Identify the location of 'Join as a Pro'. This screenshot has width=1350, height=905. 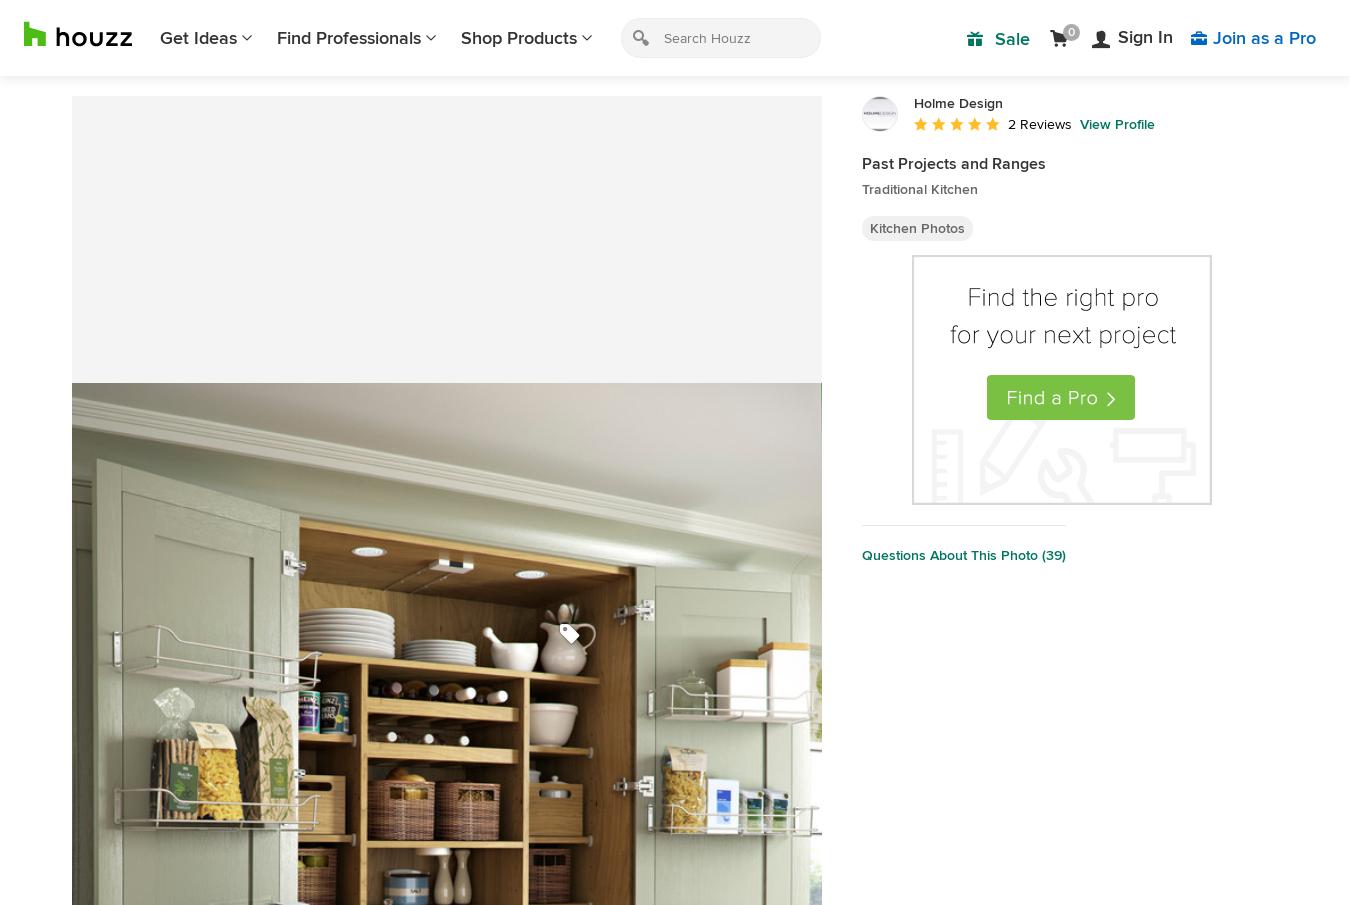
(1264, 37).